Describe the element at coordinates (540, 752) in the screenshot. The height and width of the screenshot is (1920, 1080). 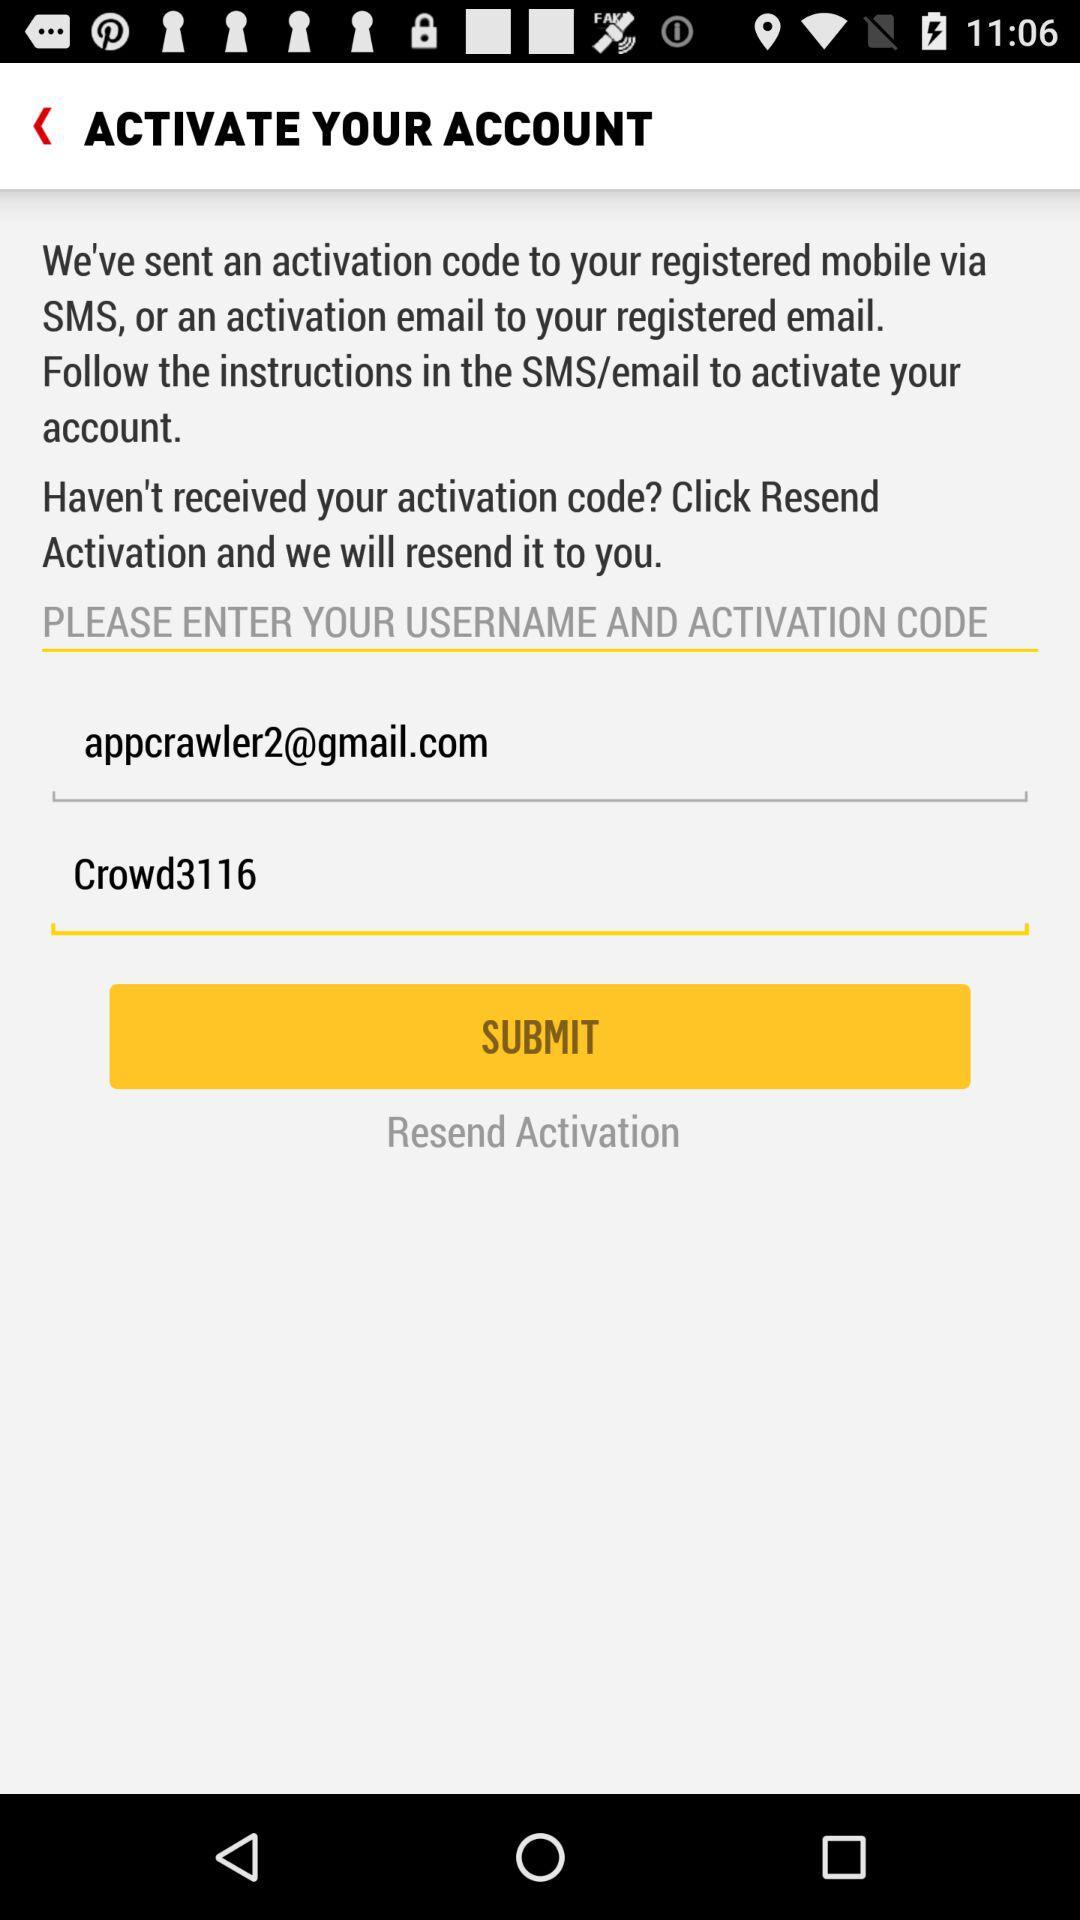
I see `the icon above crowd3116` at that location.